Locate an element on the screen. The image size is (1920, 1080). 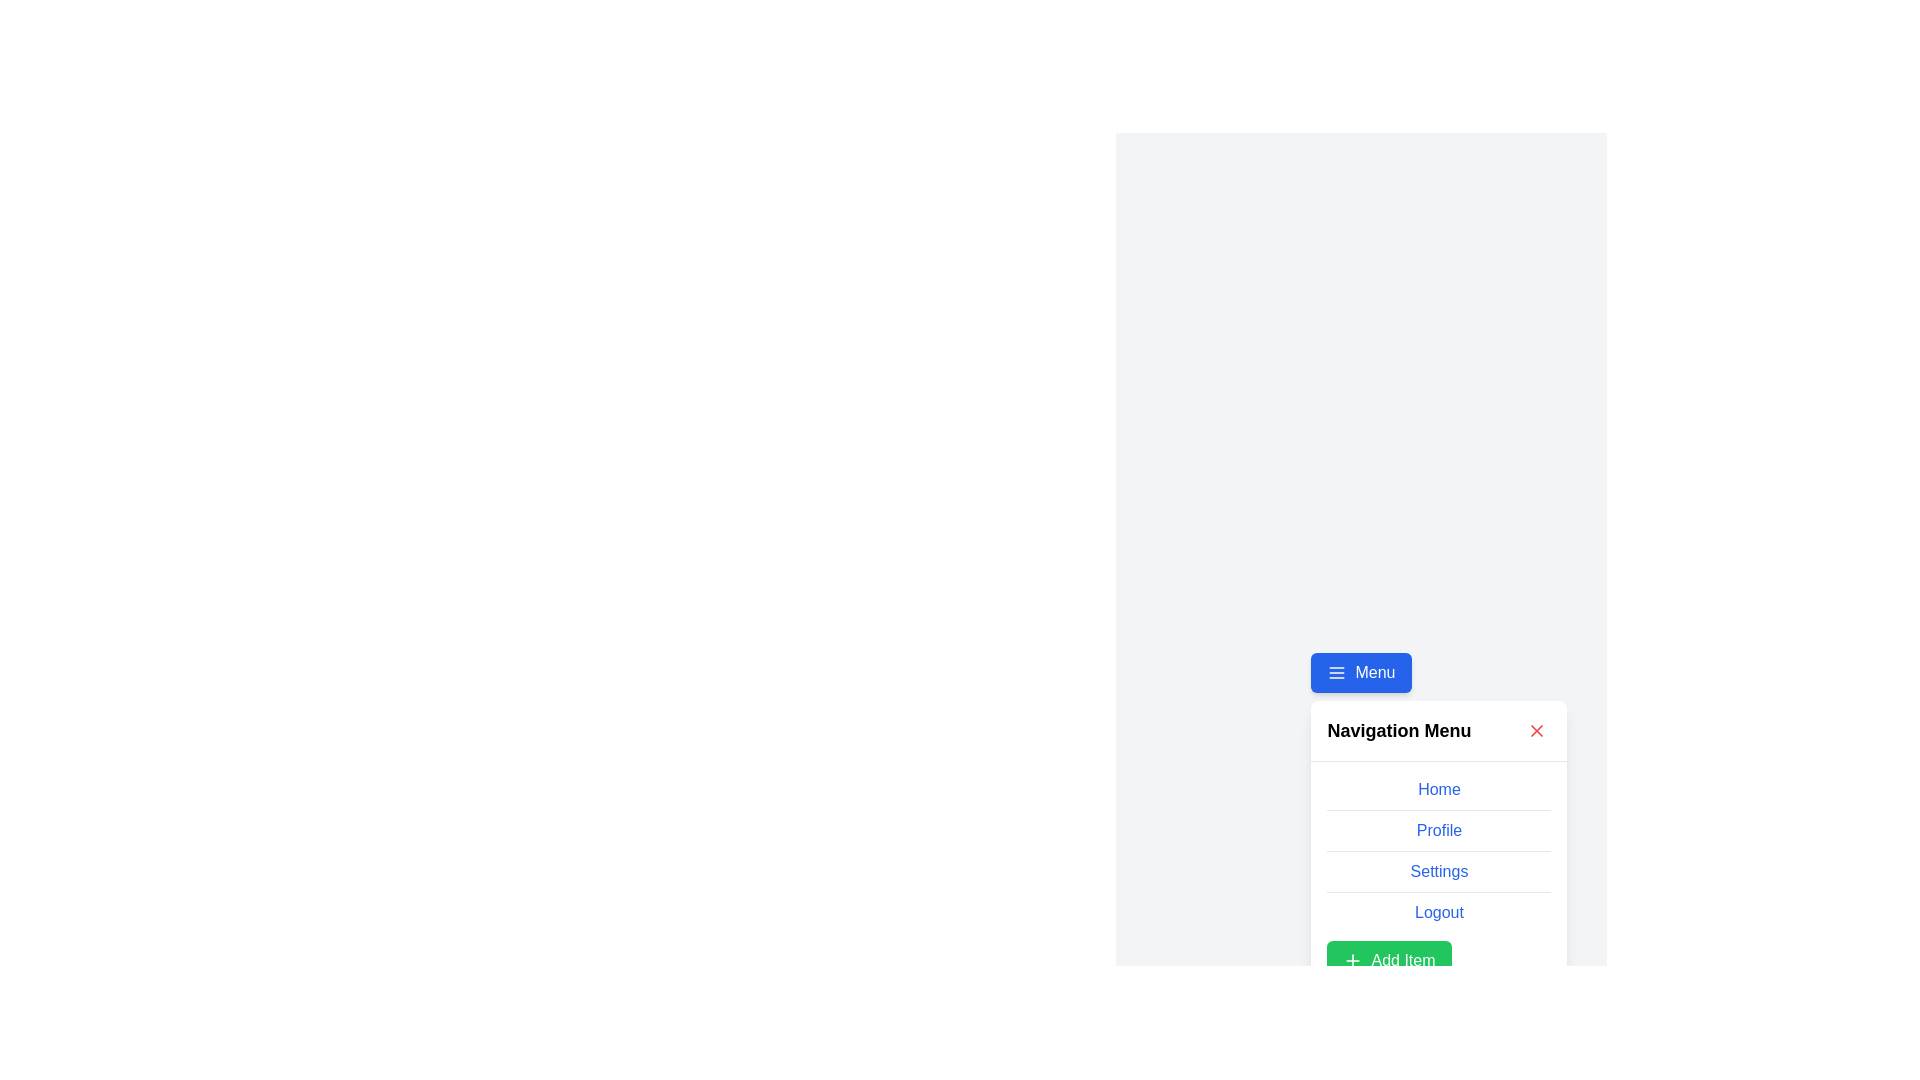
the visual icon located within the blue rectangular button labeled 'Menu' to interact with the menu button is located at coordinates (1337, 672).